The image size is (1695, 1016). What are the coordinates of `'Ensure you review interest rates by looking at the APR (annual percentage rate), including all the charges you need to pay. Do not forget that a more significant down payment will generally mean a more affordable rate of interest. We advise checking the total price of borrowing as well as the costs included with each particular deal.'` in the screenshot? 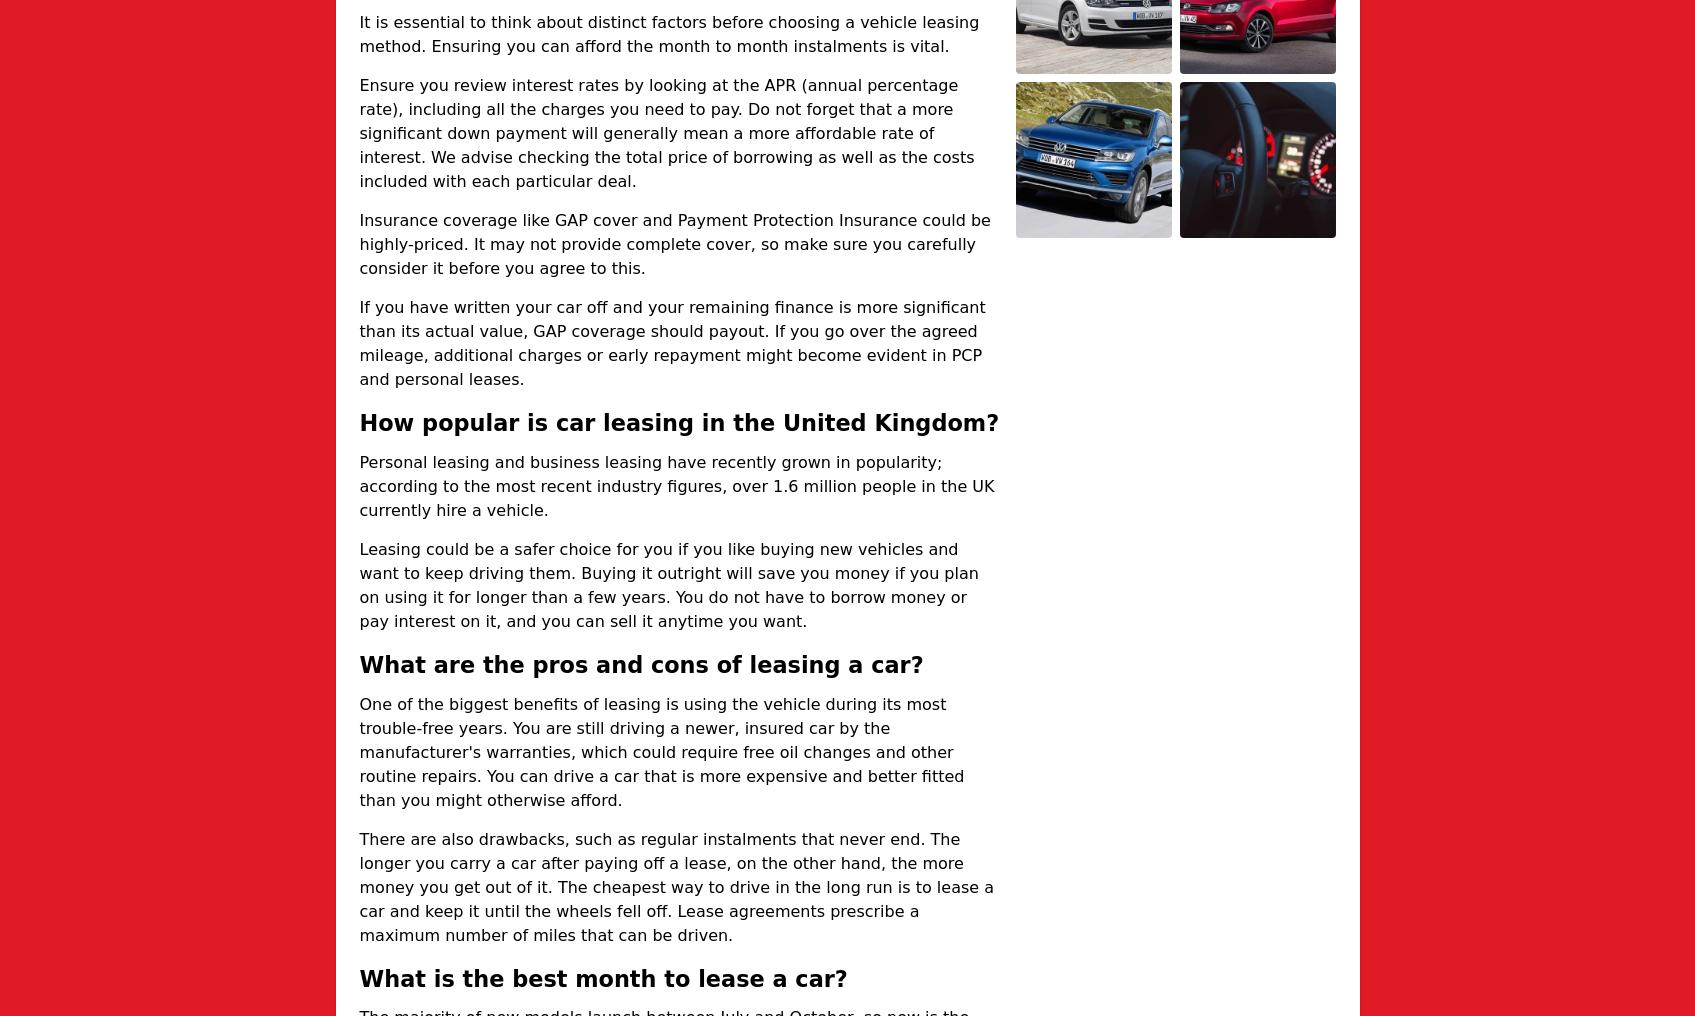 It's located at (666, 132).